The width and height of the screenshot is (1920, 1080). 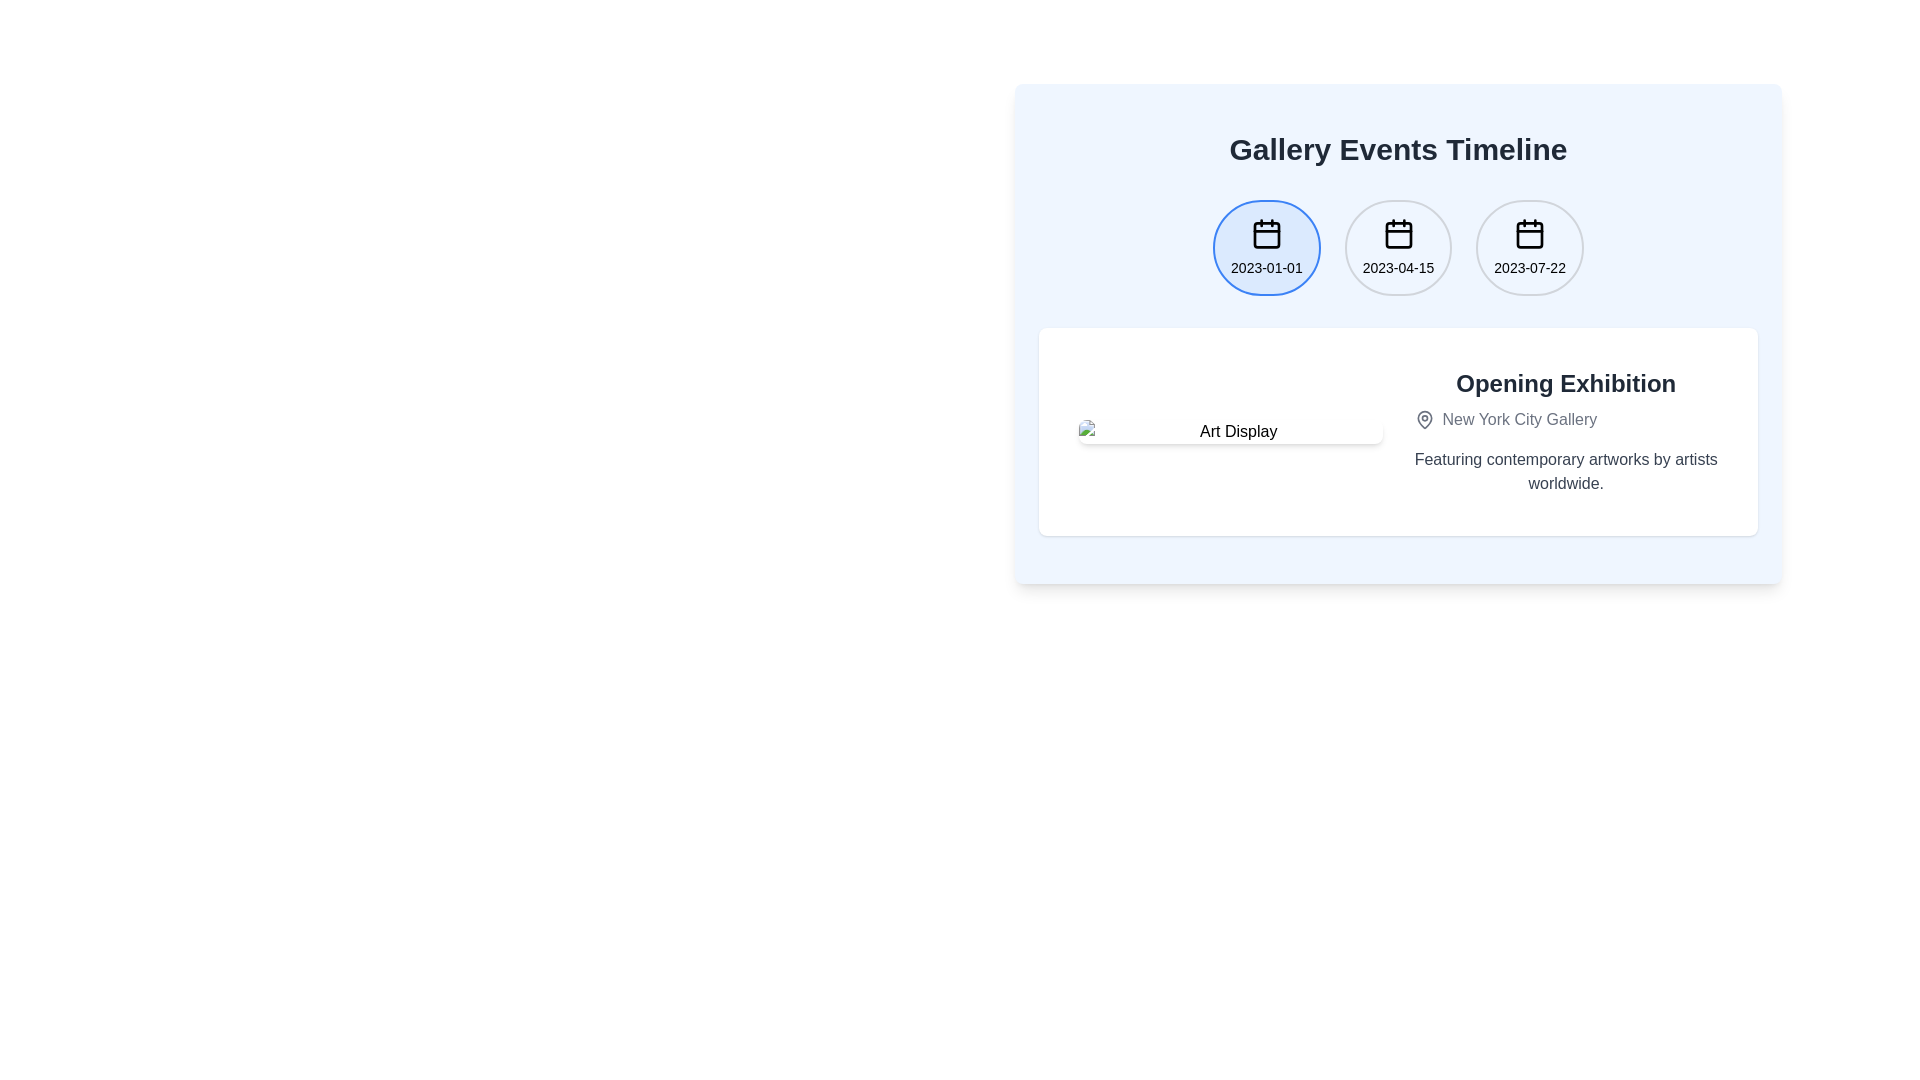 What do you see at coordinates (1397, 262) in the screenshot?
I see `the second button under the 'Gallery Events Timeline'` at bounding box center [1397, 262].